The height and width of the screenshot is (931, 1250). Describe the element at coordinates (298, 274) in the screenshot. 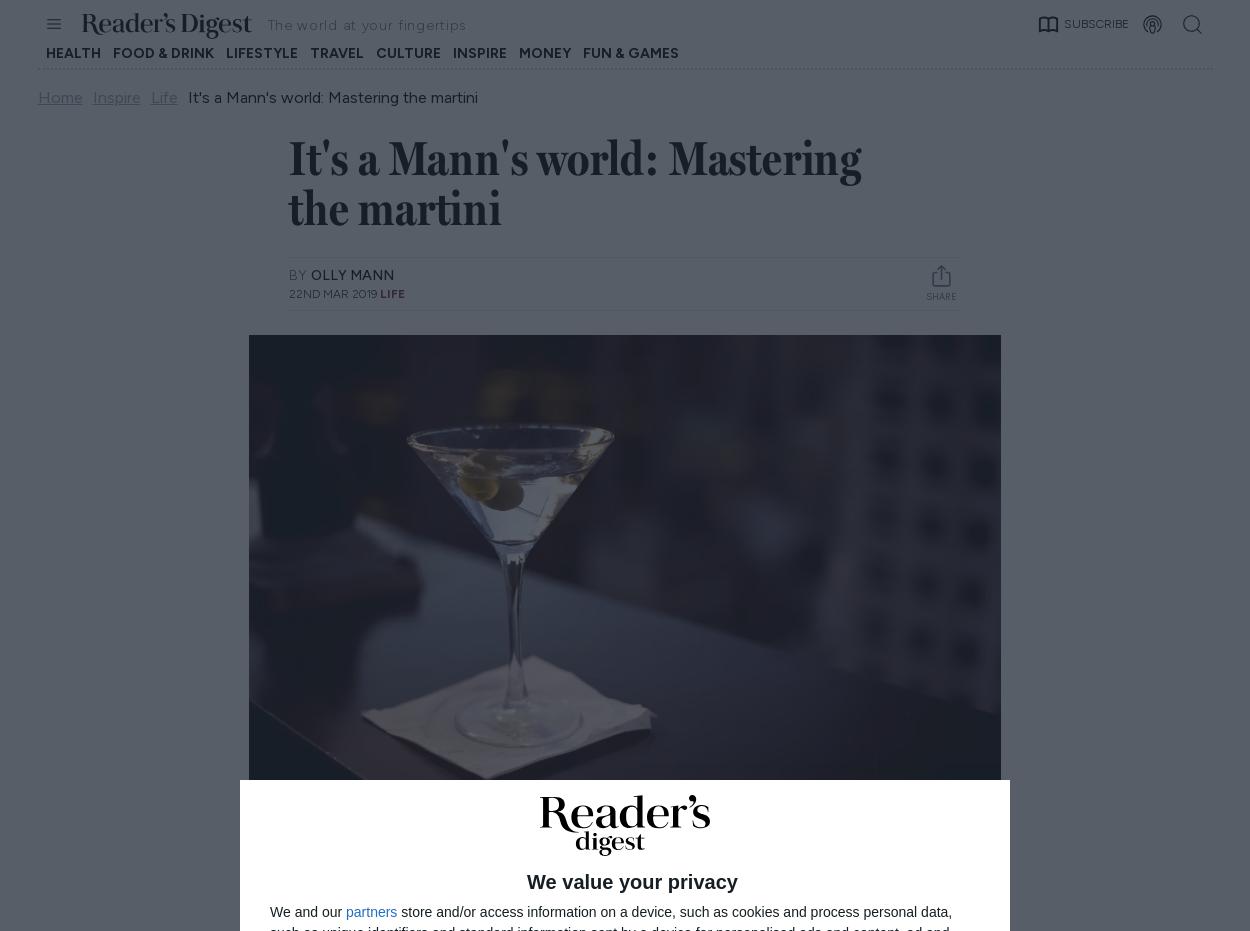

I see `'BY'` at that location.